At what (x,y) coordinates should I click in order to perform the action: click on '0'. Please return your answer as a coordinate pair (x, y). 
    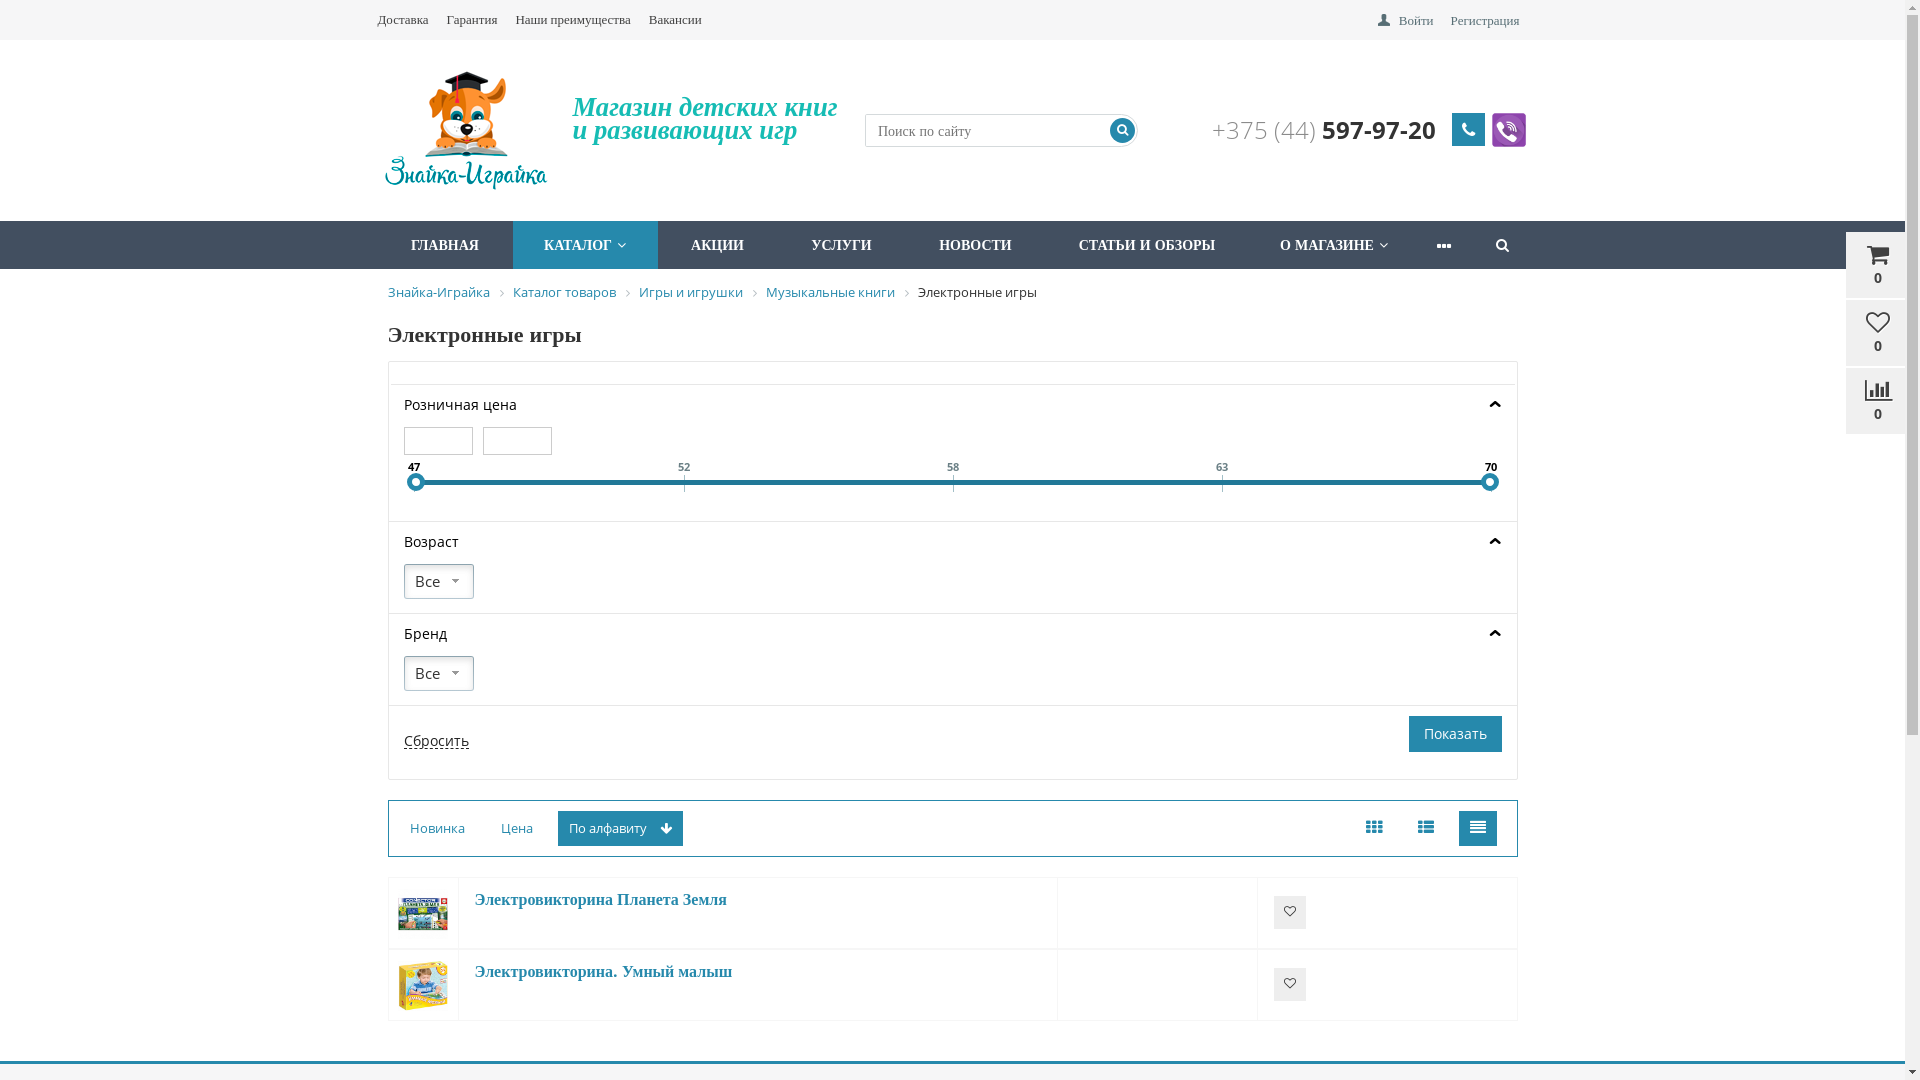
    Looking at the image, I should click on (1876, 264).